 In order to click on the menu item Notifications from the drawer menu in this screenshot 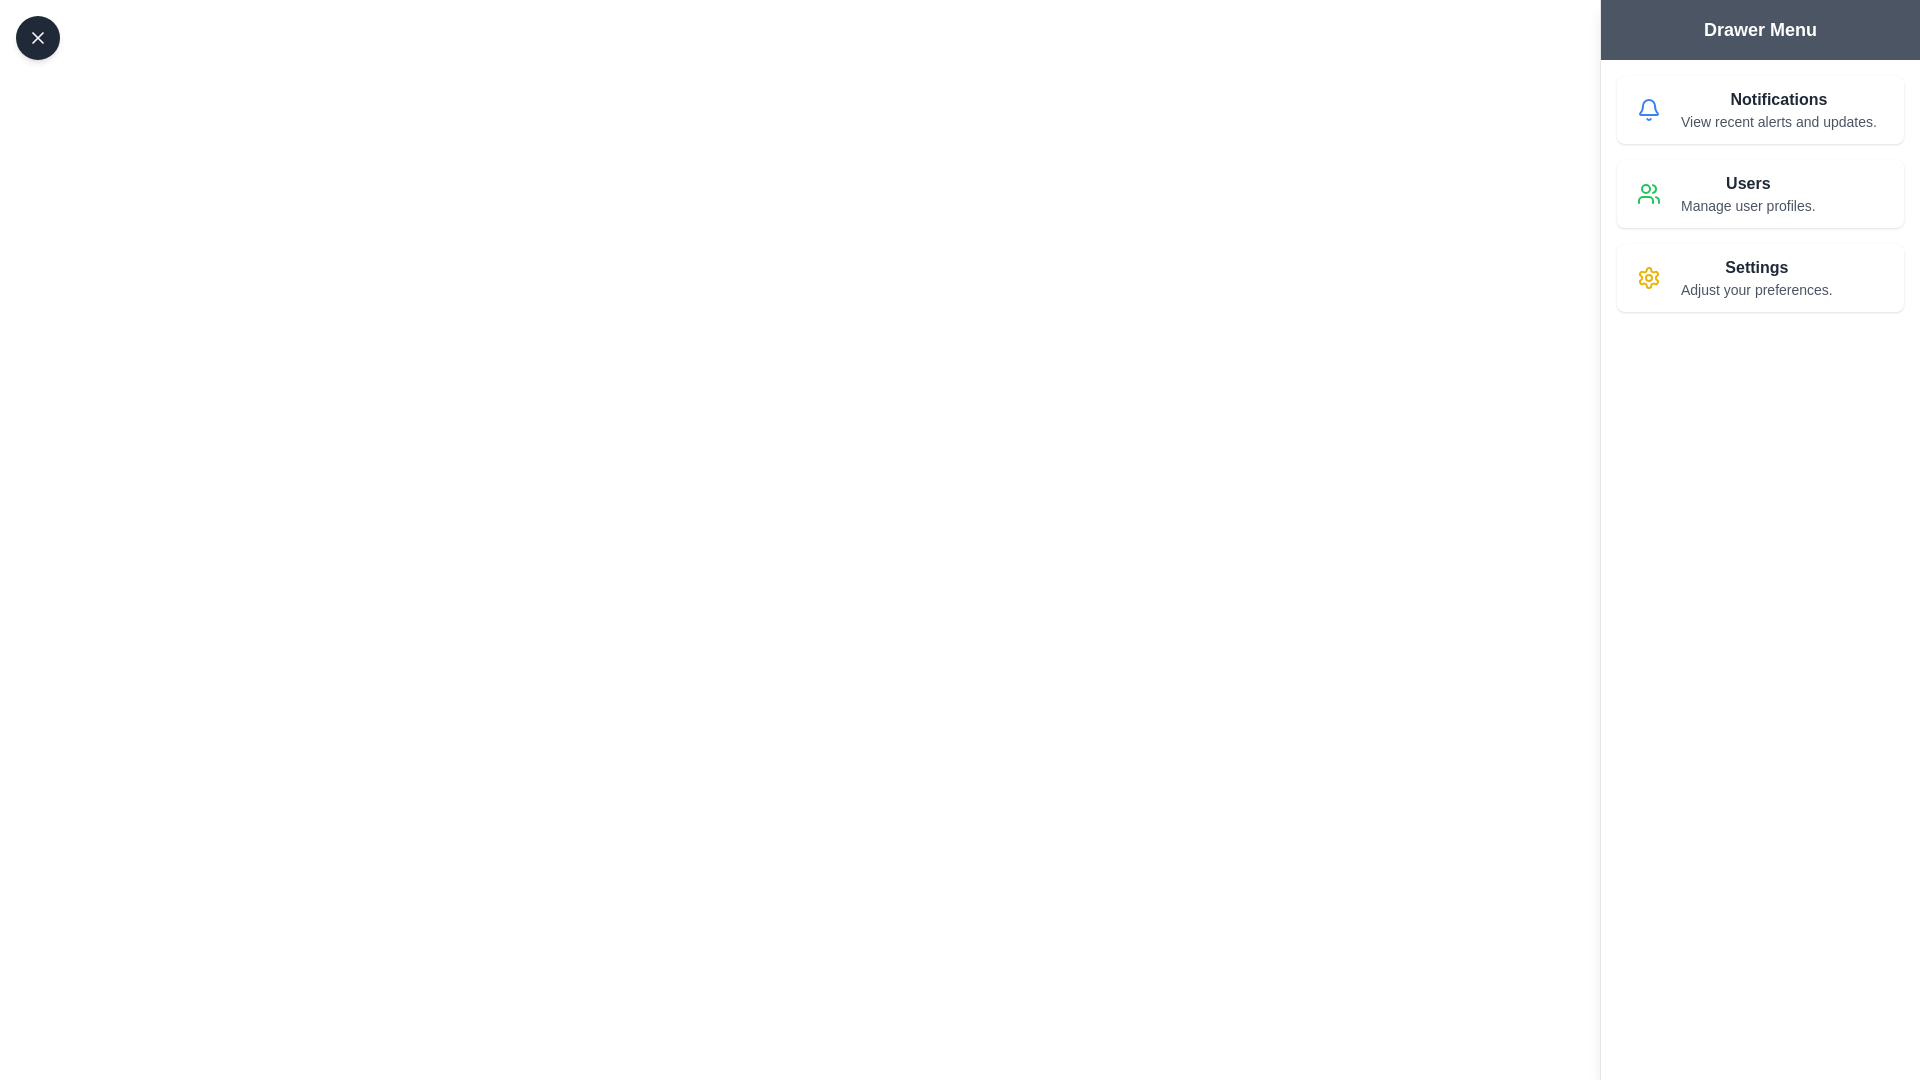, I will do `click(1760, 110)`.